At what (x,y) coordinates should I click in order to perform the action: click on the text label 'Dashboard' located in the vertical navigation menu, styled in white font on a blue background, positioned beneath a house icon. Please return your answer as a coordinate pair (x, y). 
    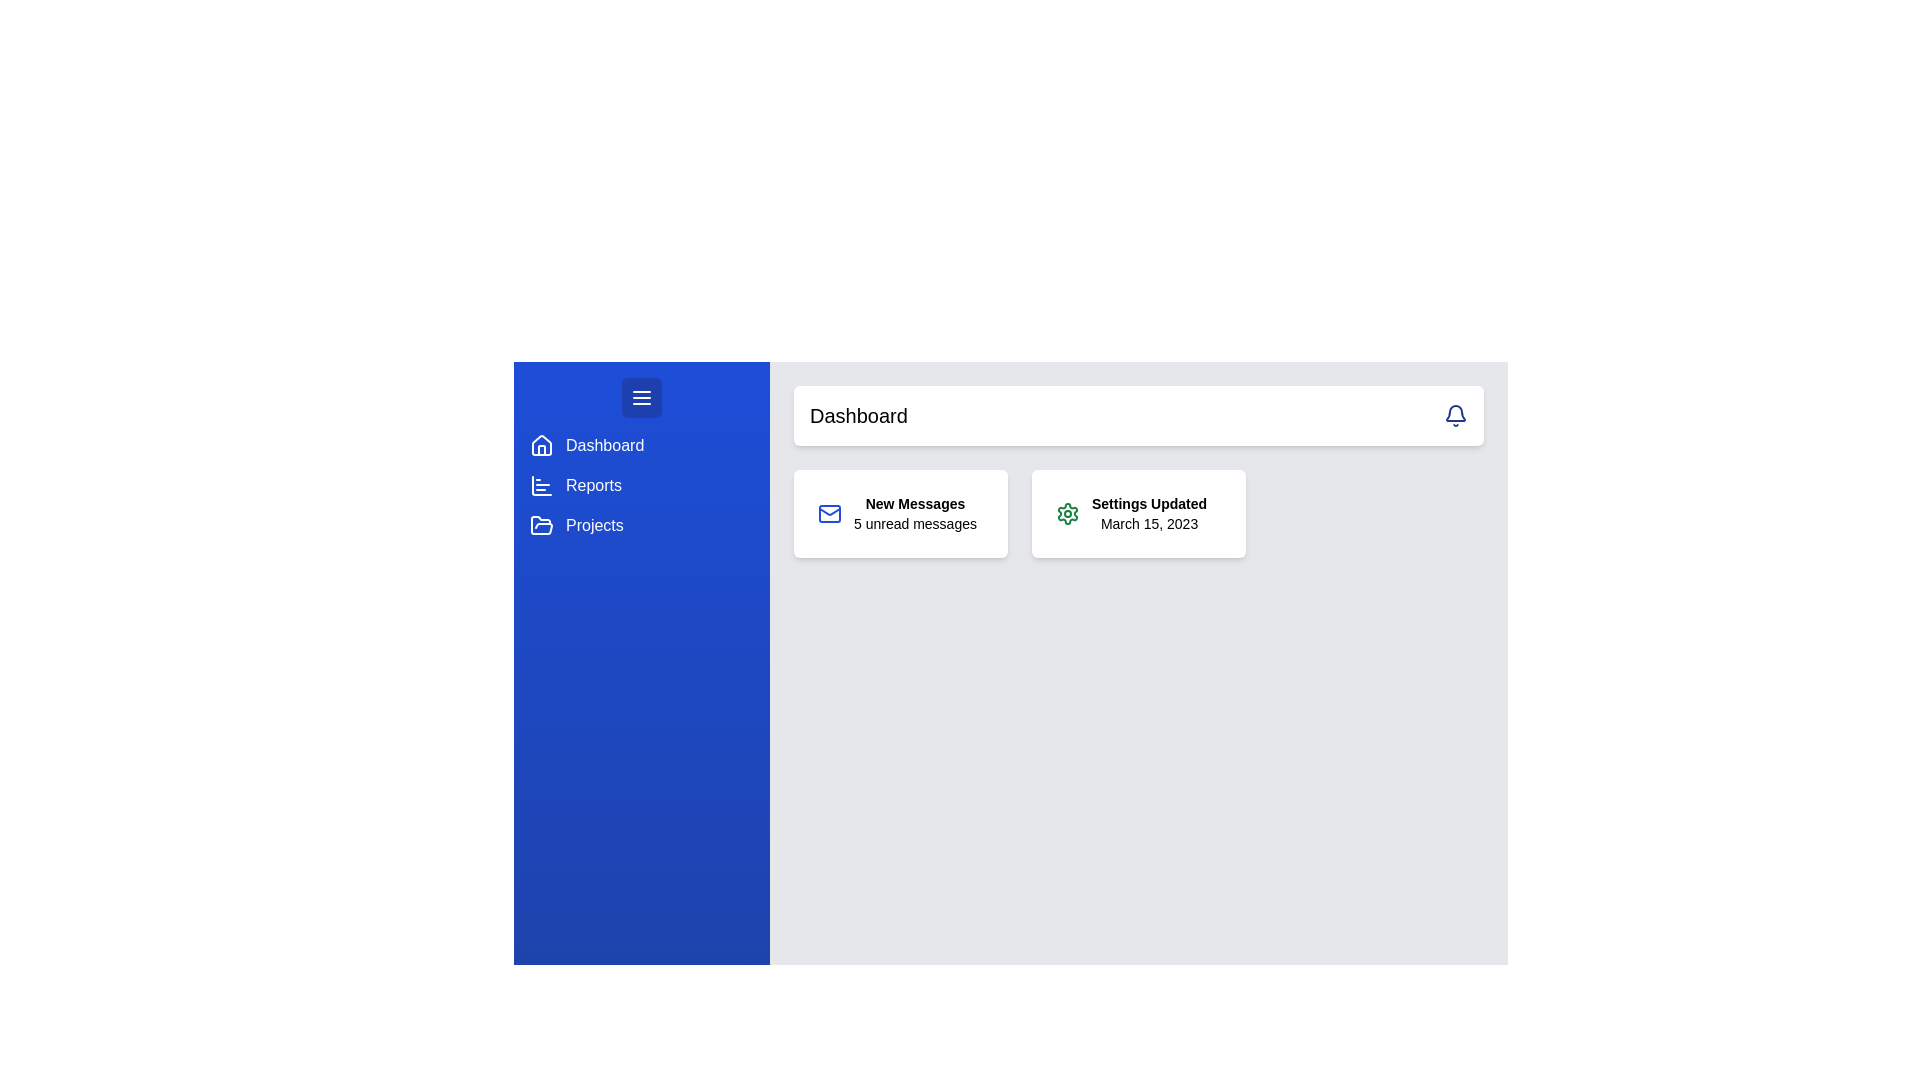
    Looking at the image, I should click on (604, 445).